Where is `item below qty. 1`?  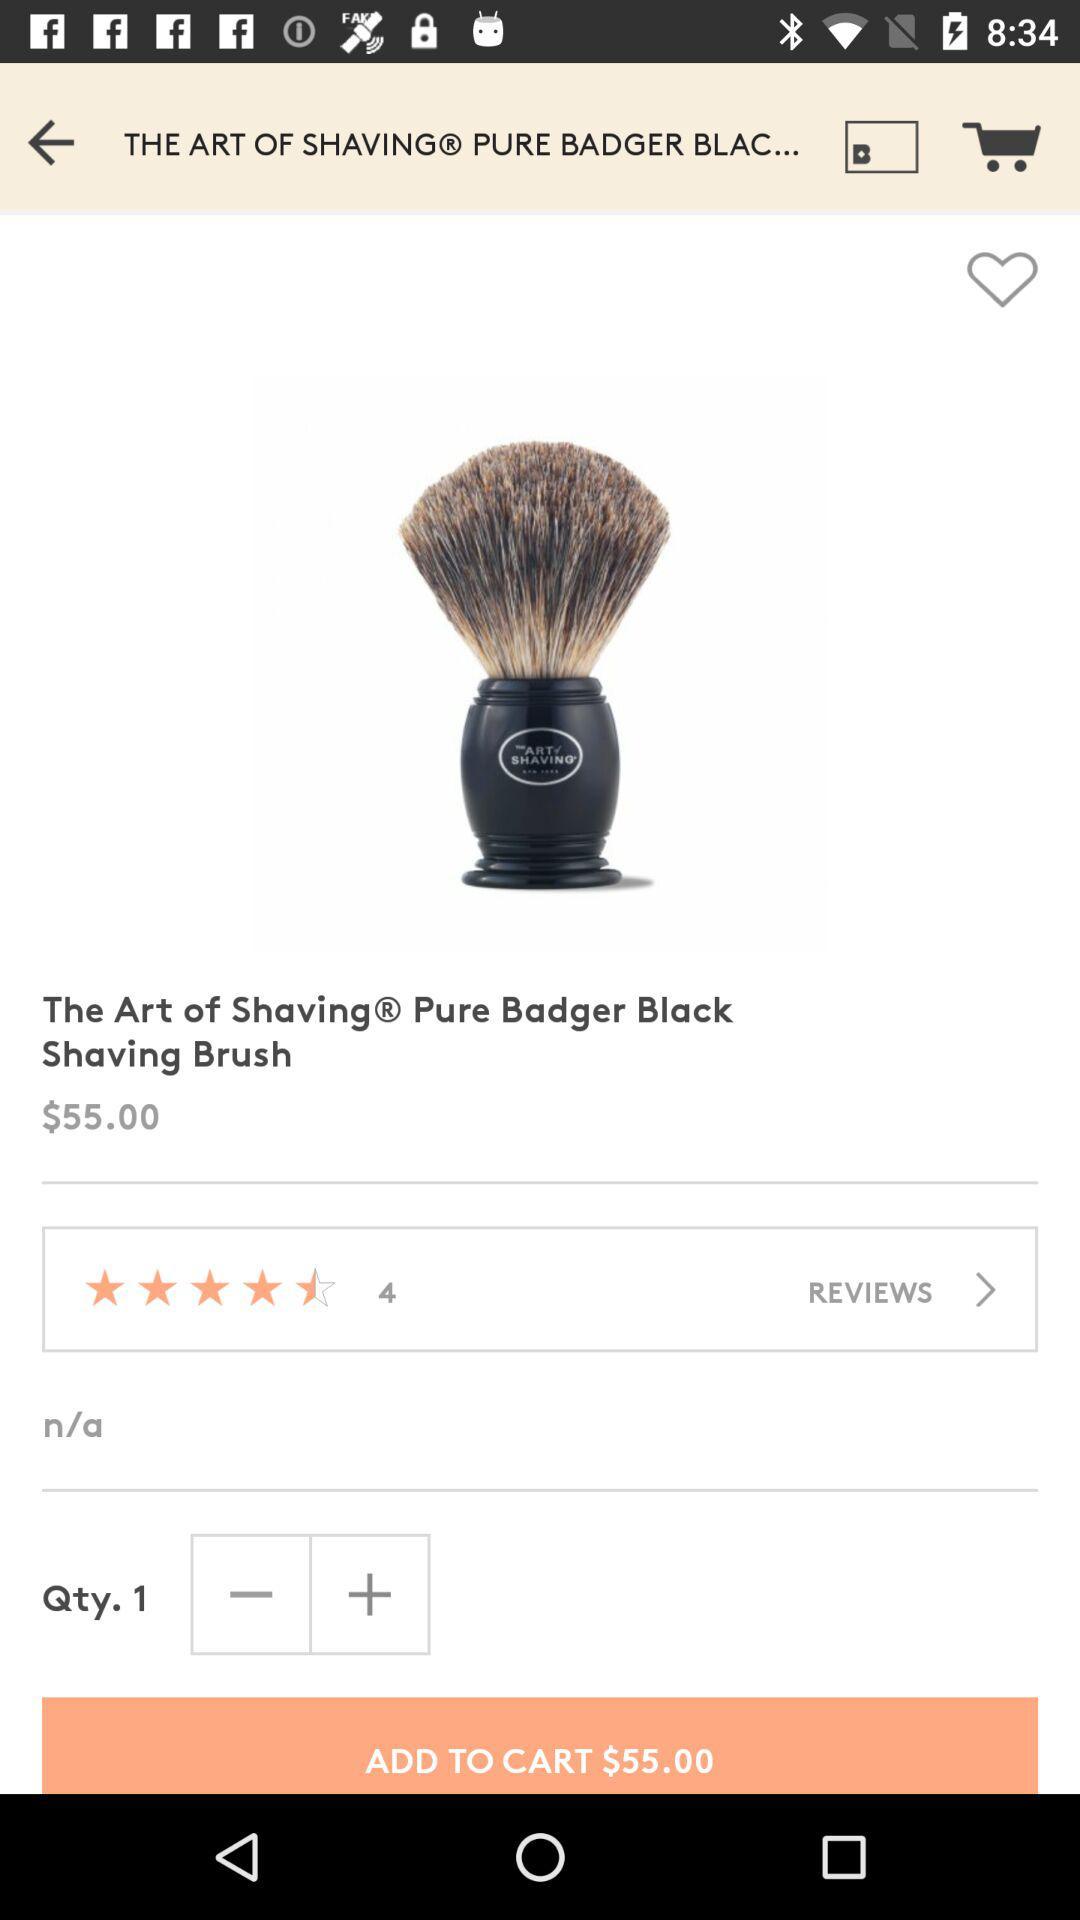
item below qty. 1 is located at coordinates (540, 1744).